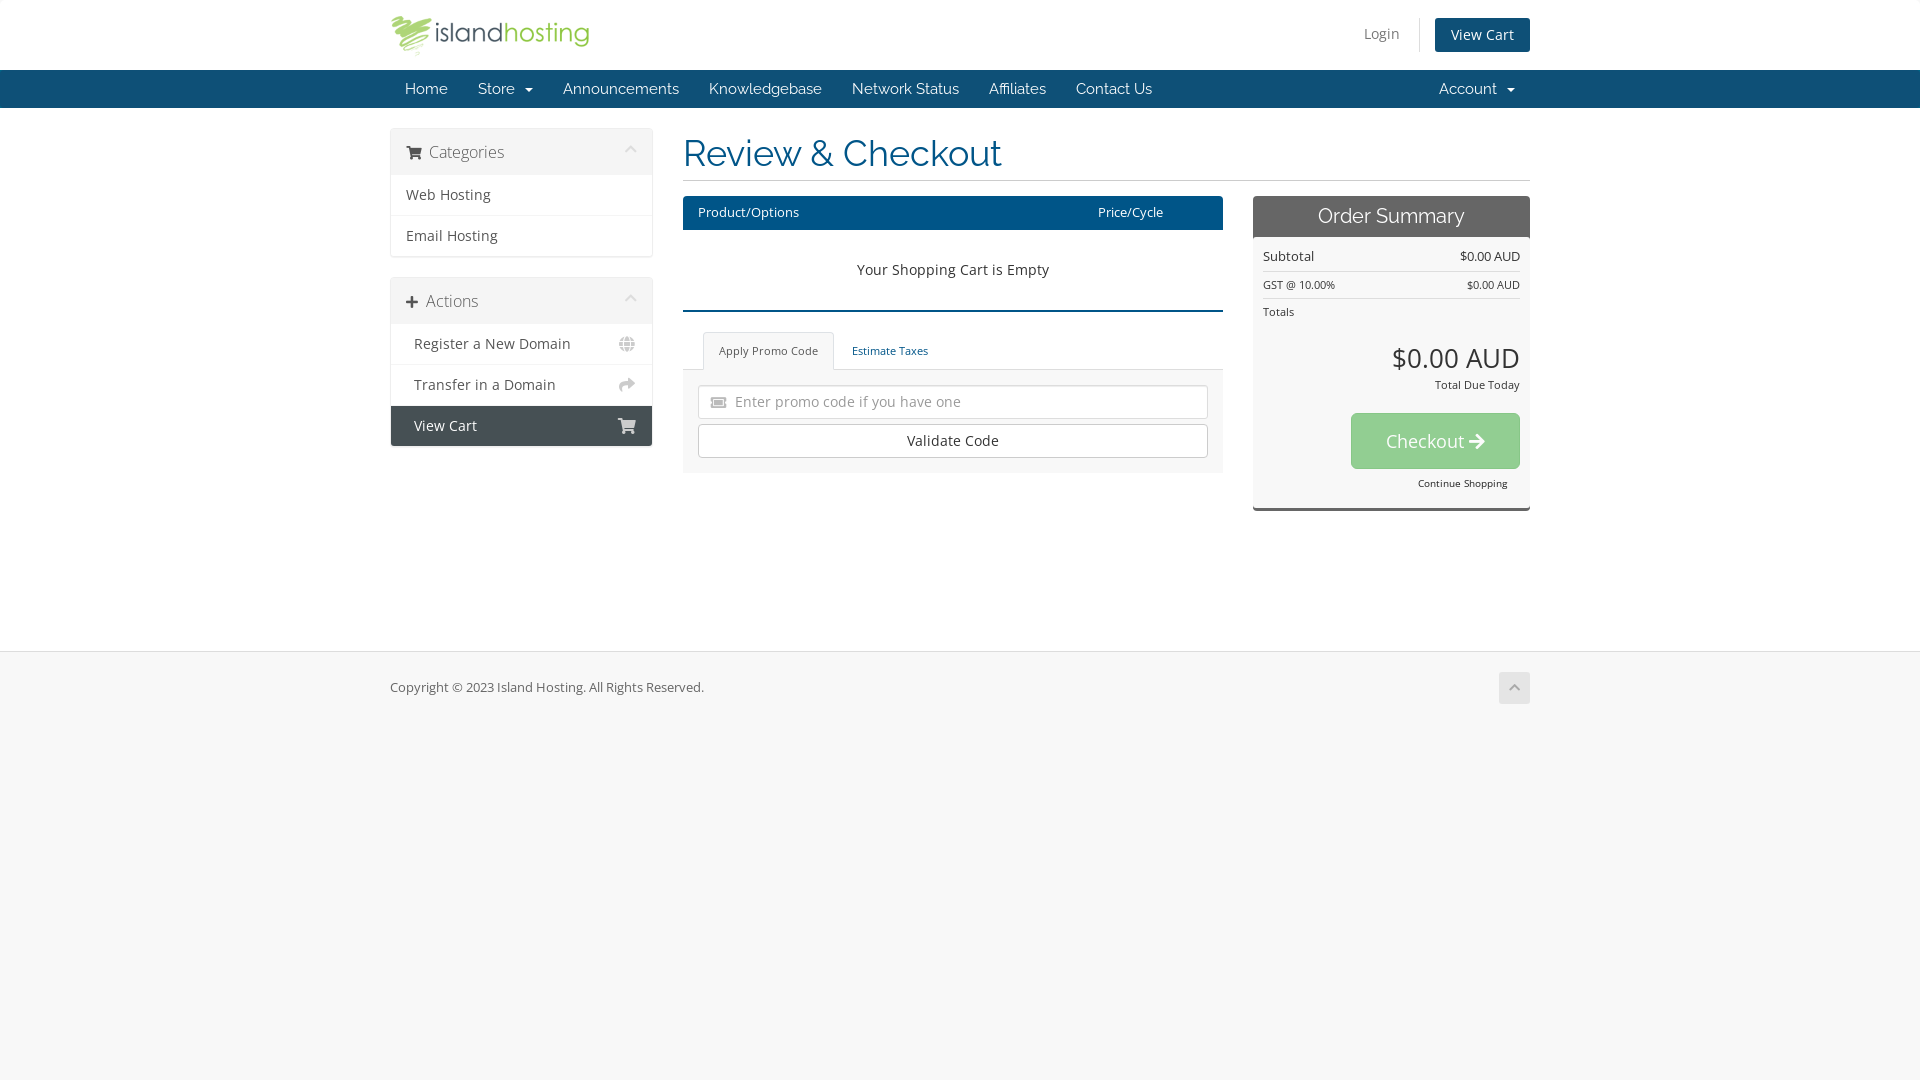  Describe the element at coordinates (461, 87) in the screenshot. I see `'Store  '` at that location.